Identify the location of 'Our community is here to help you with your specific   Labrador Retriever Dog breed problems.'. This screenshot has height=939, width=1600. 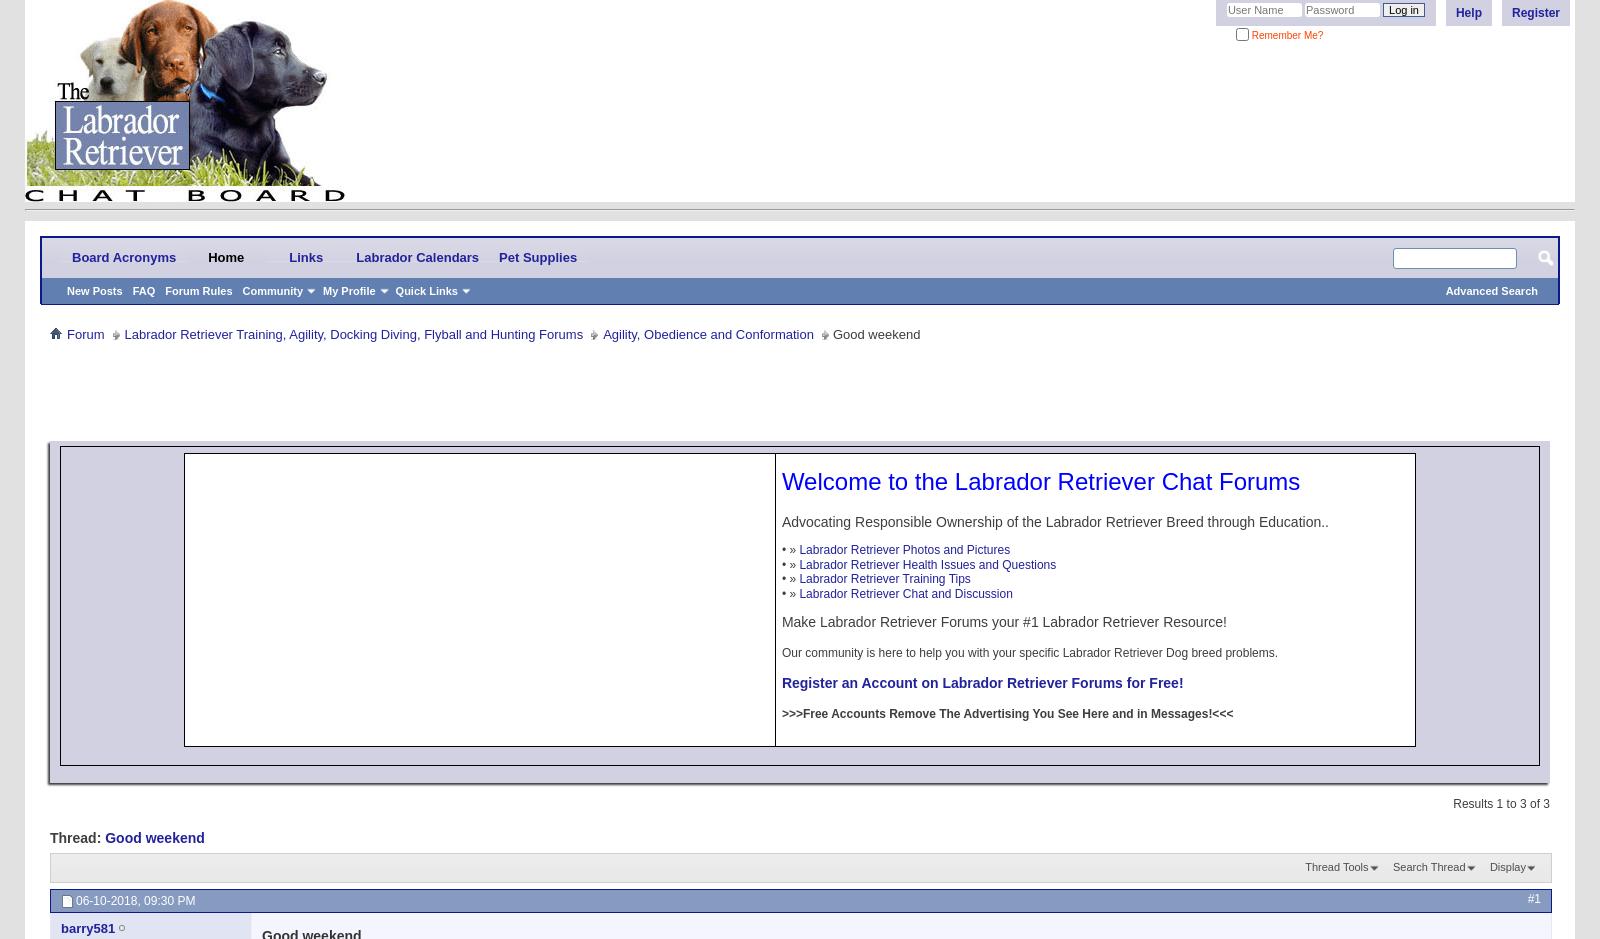
(780, 652).